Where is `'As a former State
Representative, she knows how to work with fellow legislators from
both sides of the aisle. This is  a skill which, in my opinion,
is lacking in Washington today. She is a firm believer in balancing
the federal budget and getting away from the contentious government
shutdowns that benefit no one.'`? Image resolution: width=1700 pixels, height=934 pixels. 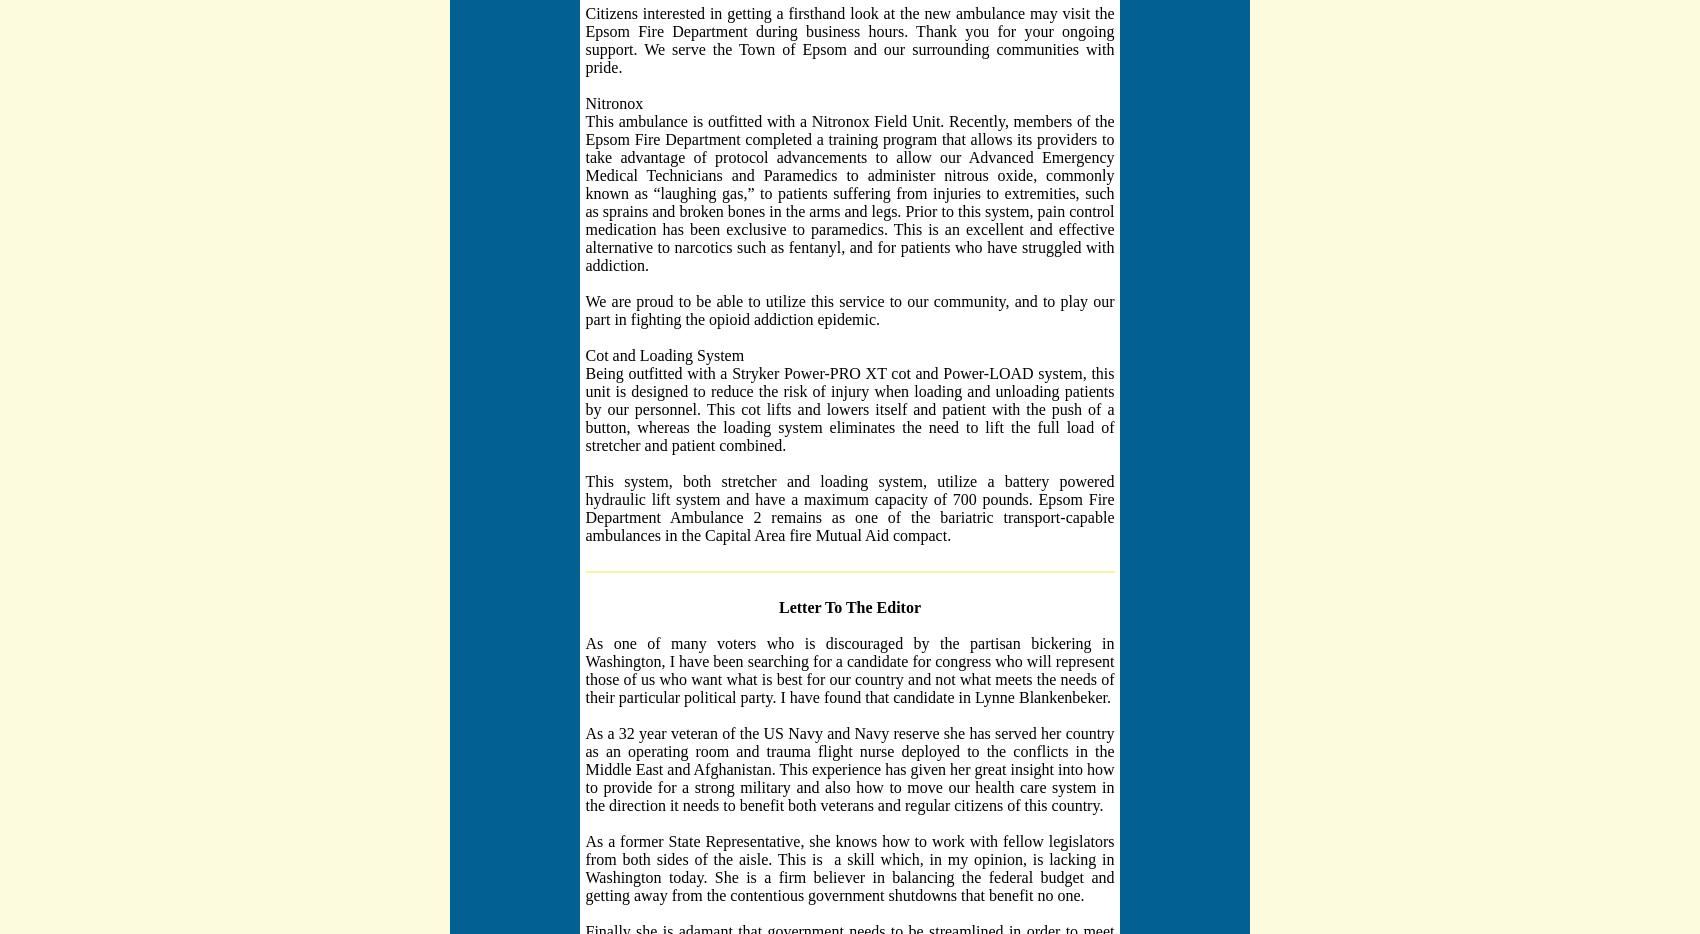
'As a former State
Representative, she knows how to work with fellow legislators from
both sides of the aisle. This is  a skill which, in my opinion,
is lacking in Washington today. She is a firm believer in balancing
the federal budget and getting away from the contentious government
shutdowns that benefit no one.' is located at coordinates (848, 866).